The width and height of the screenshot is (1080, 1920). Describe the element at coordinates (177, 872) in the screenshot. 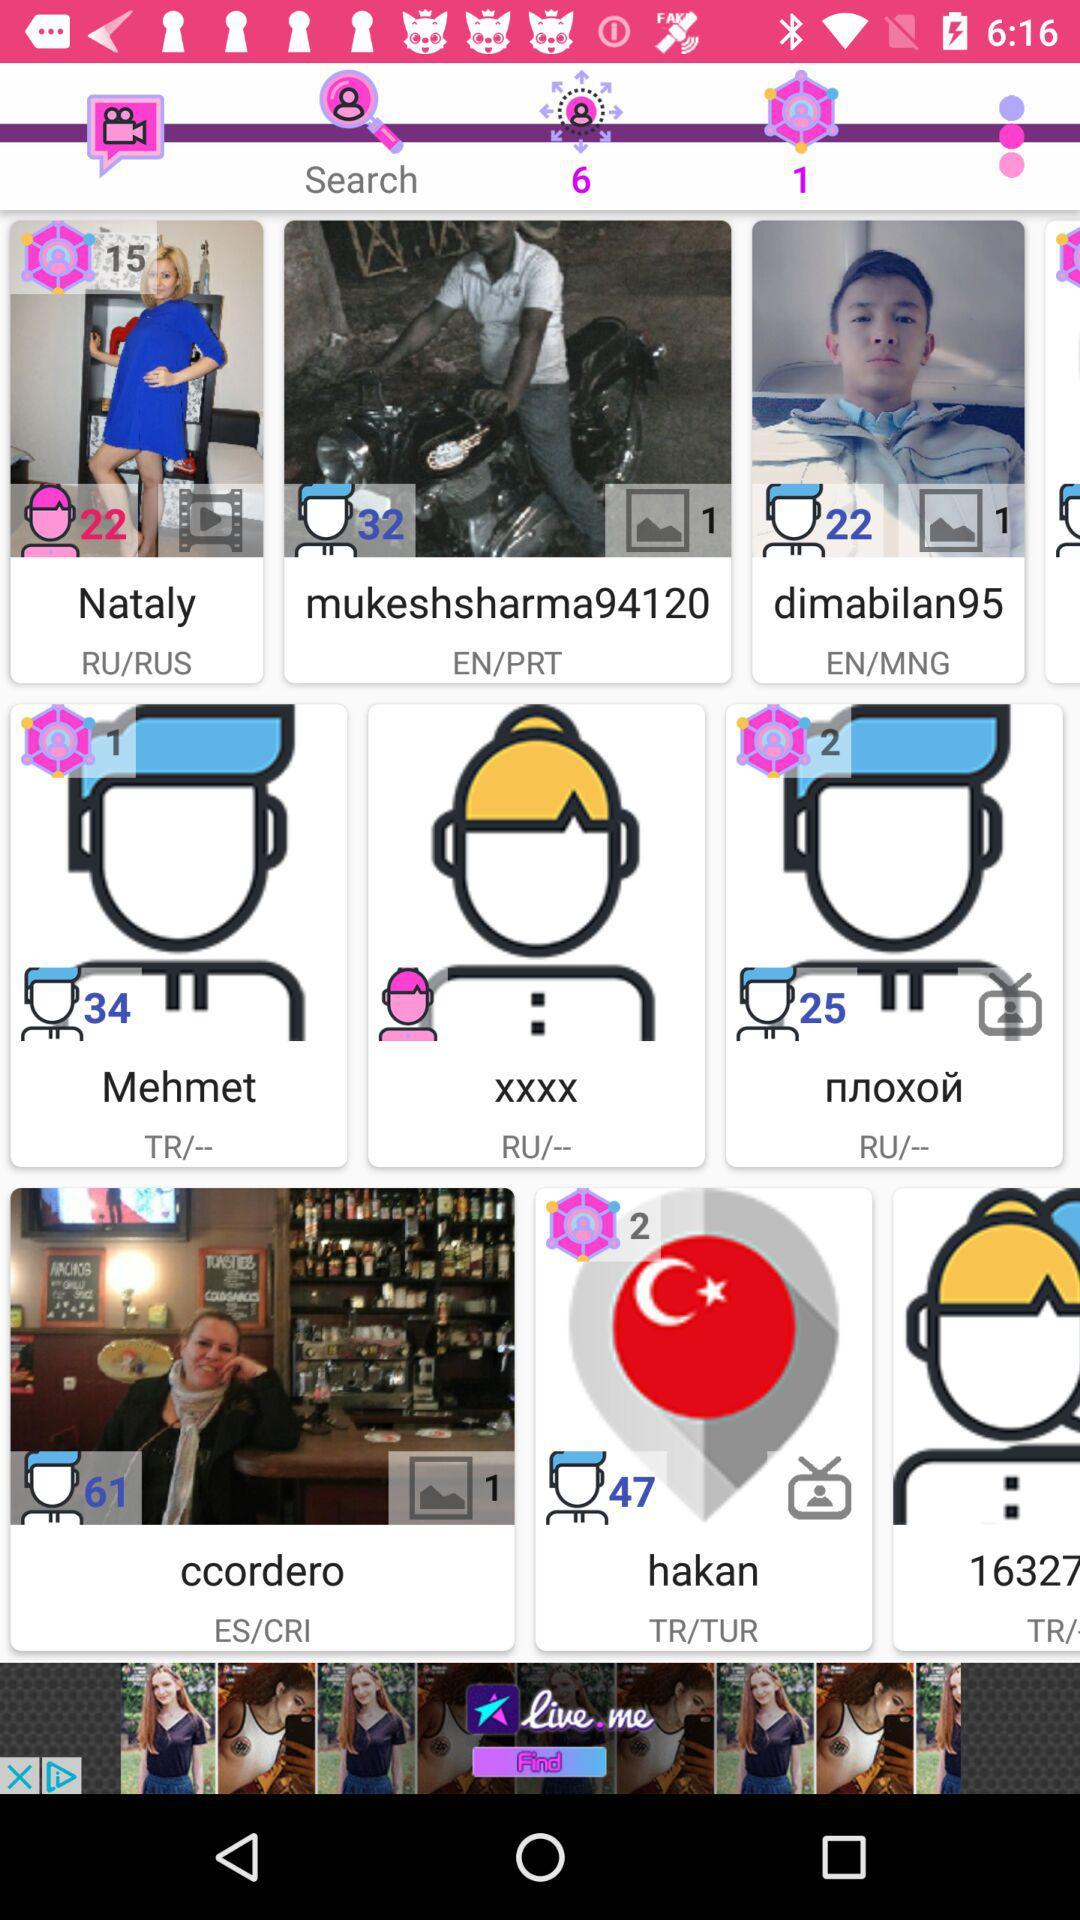

I see `picture post` at that location.